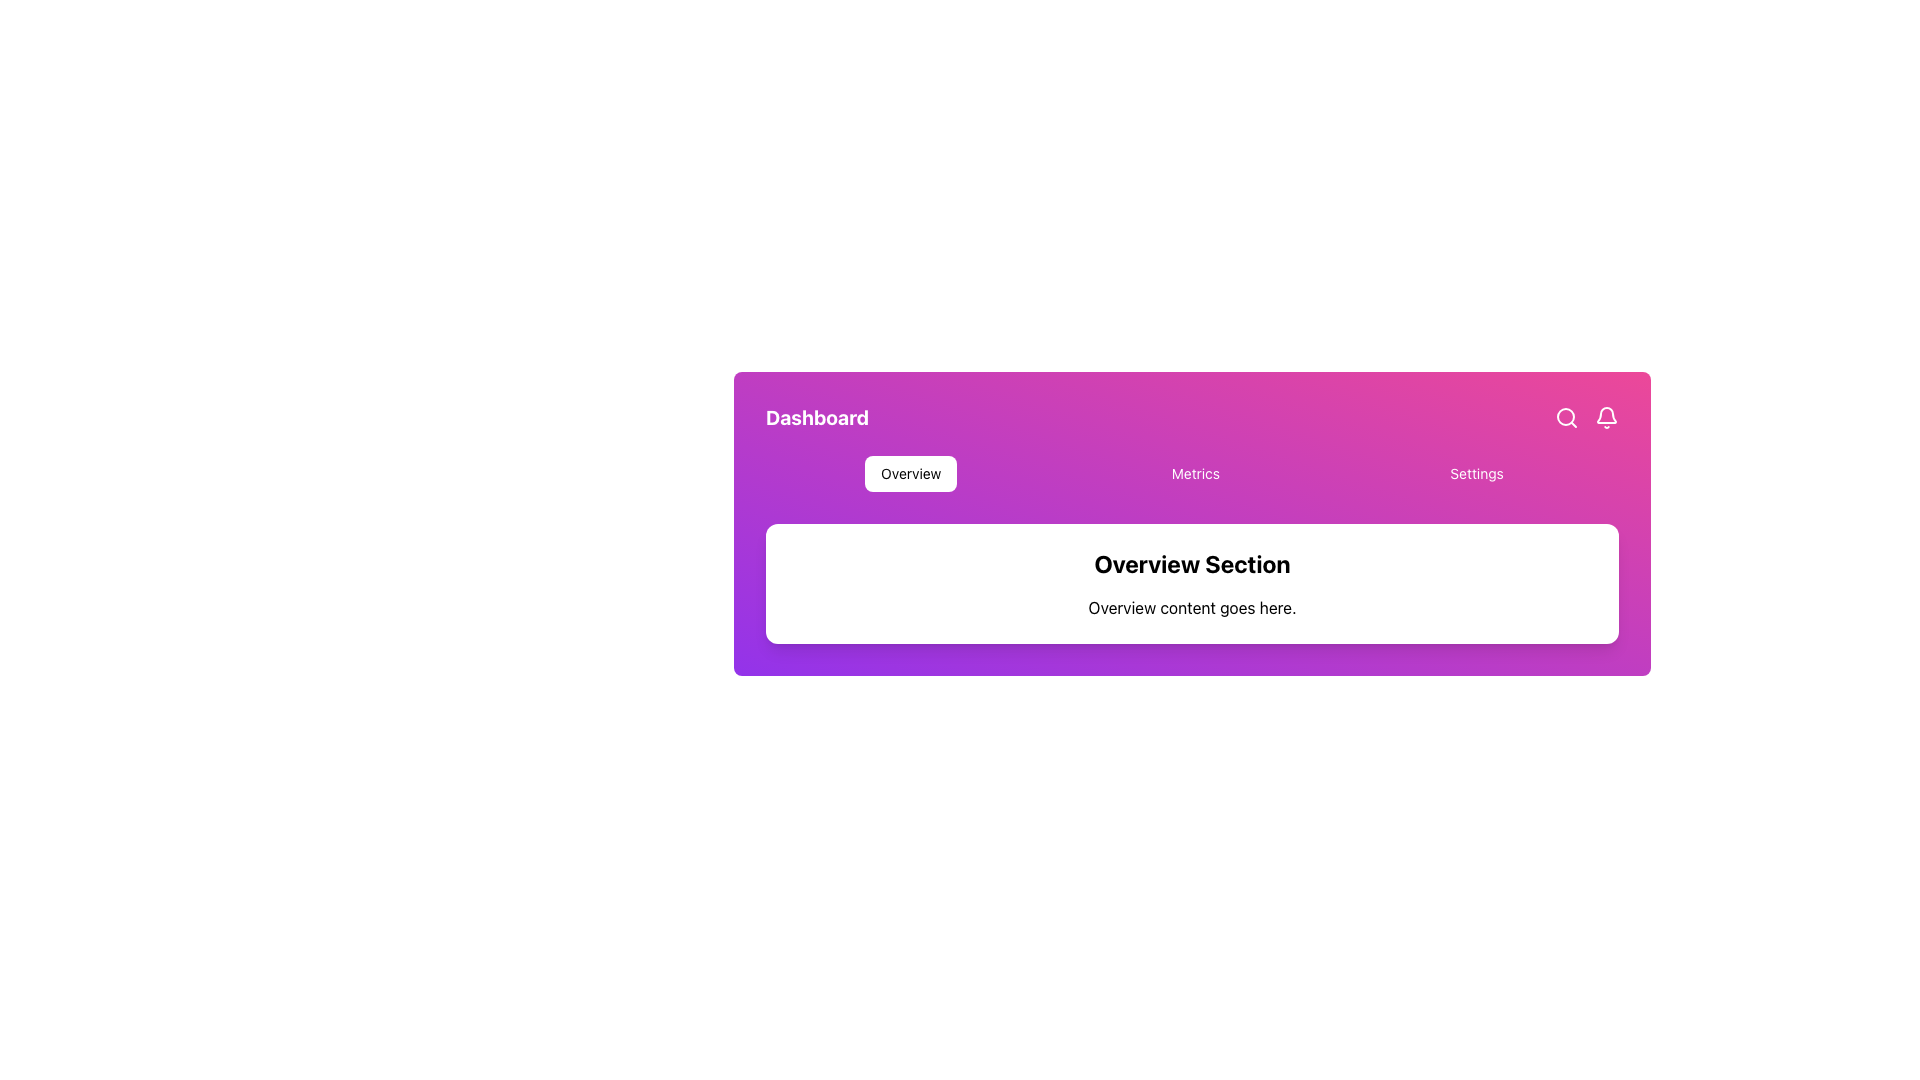 The image size is (1920, 1080). What do you see at coordinates (1192, 583) in the screenshot?
I see `the text block that contains the bold line 'Overview Section' and the standard line 'Overview content goes here', located within a white rounded rectangle on a purple gradient background` at bounding box center [1192, 583].